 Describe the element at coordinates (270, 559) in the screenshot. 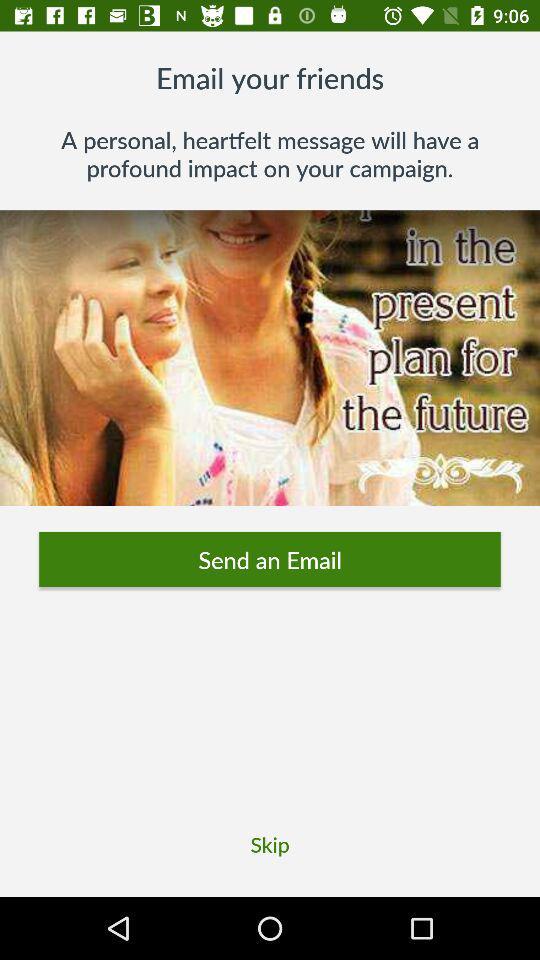

I see `the send an email item` at that location.